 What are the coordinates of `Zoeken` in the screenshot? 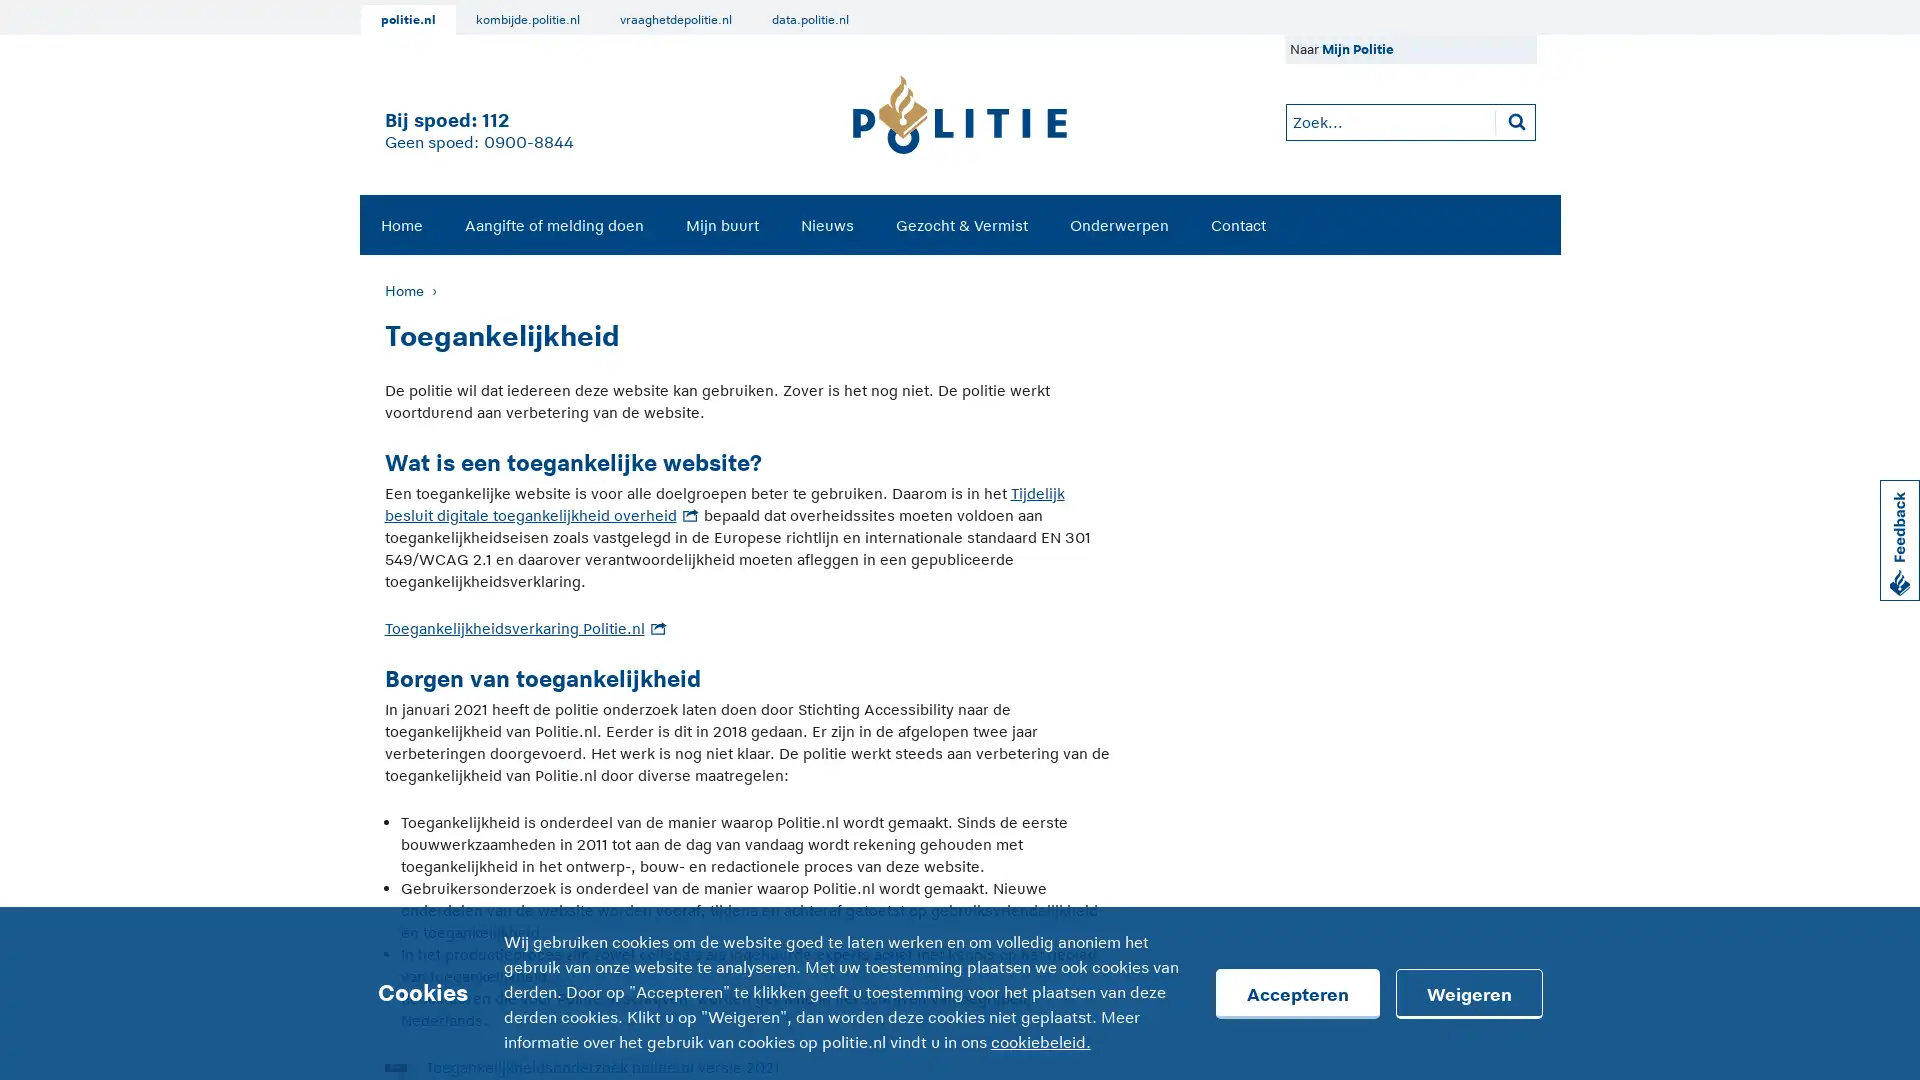 It's located at (1510, 122).